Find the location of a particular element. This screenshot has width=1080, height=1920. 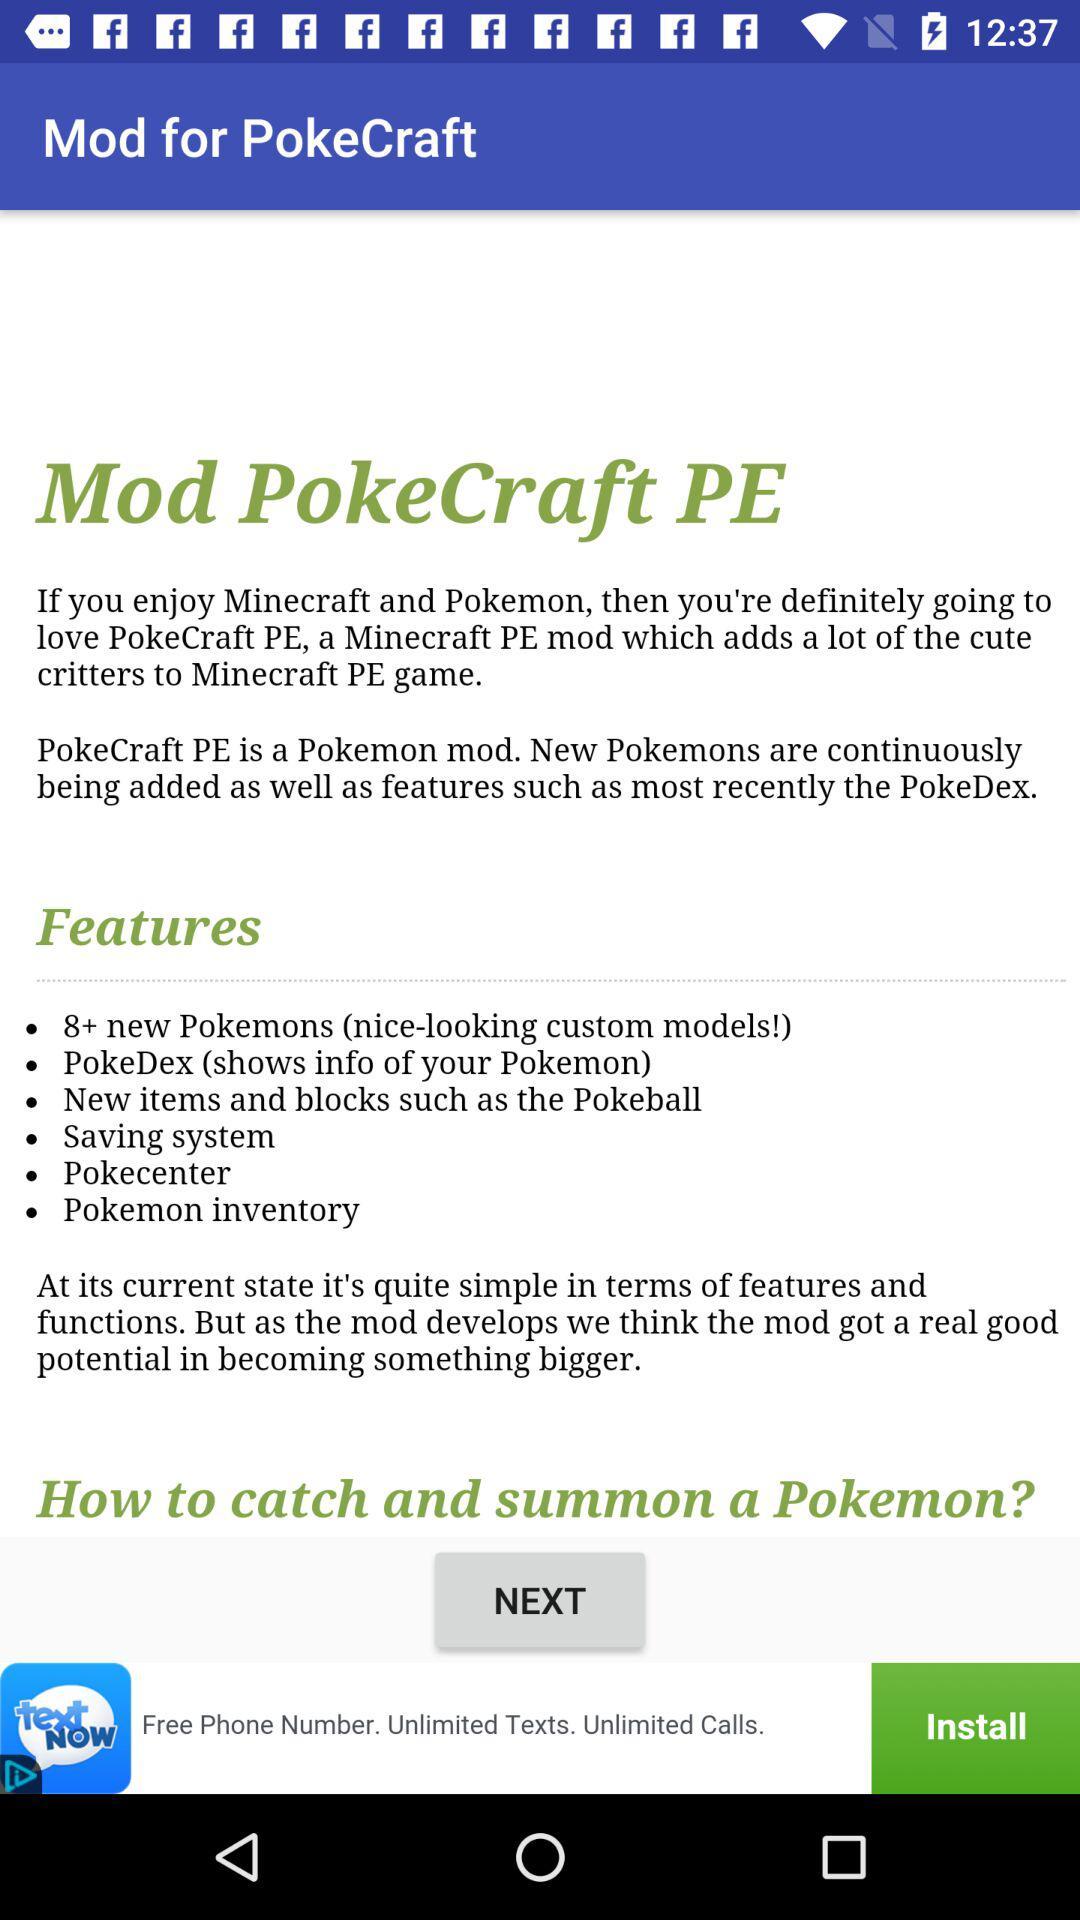

advertisement is located at coordinates (540, 1727).